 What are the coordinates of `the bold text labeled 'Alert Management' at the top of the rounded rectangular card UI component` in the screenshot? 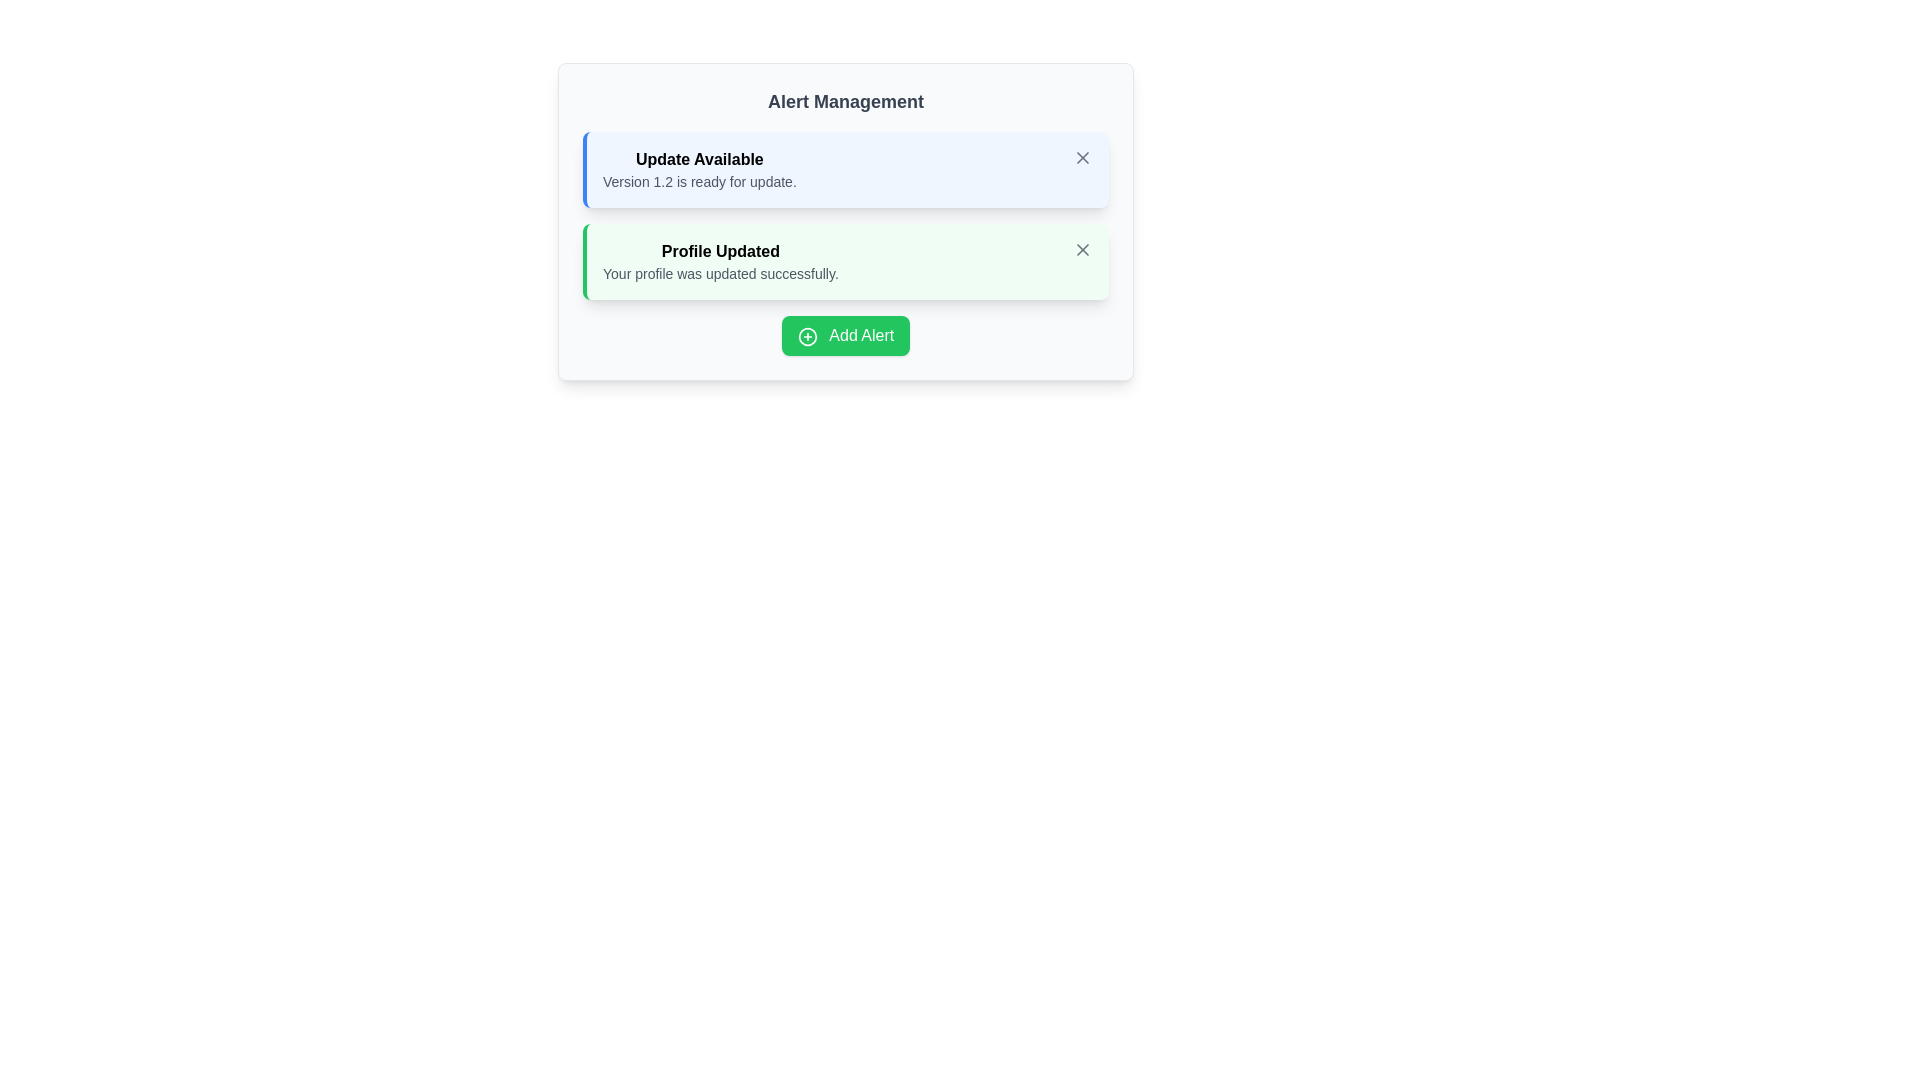 It's located at (845, 101).